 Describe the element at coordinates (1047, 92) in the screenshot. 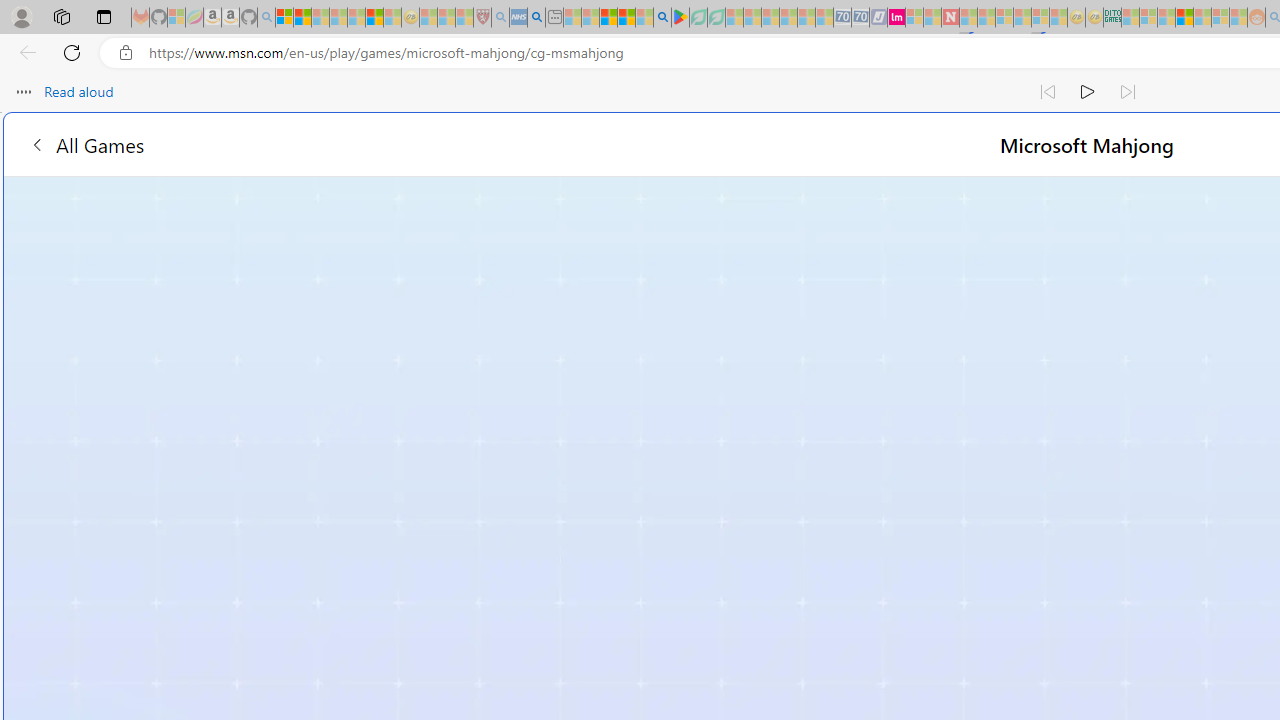

I see `'Read previous paragraph'` at that location.